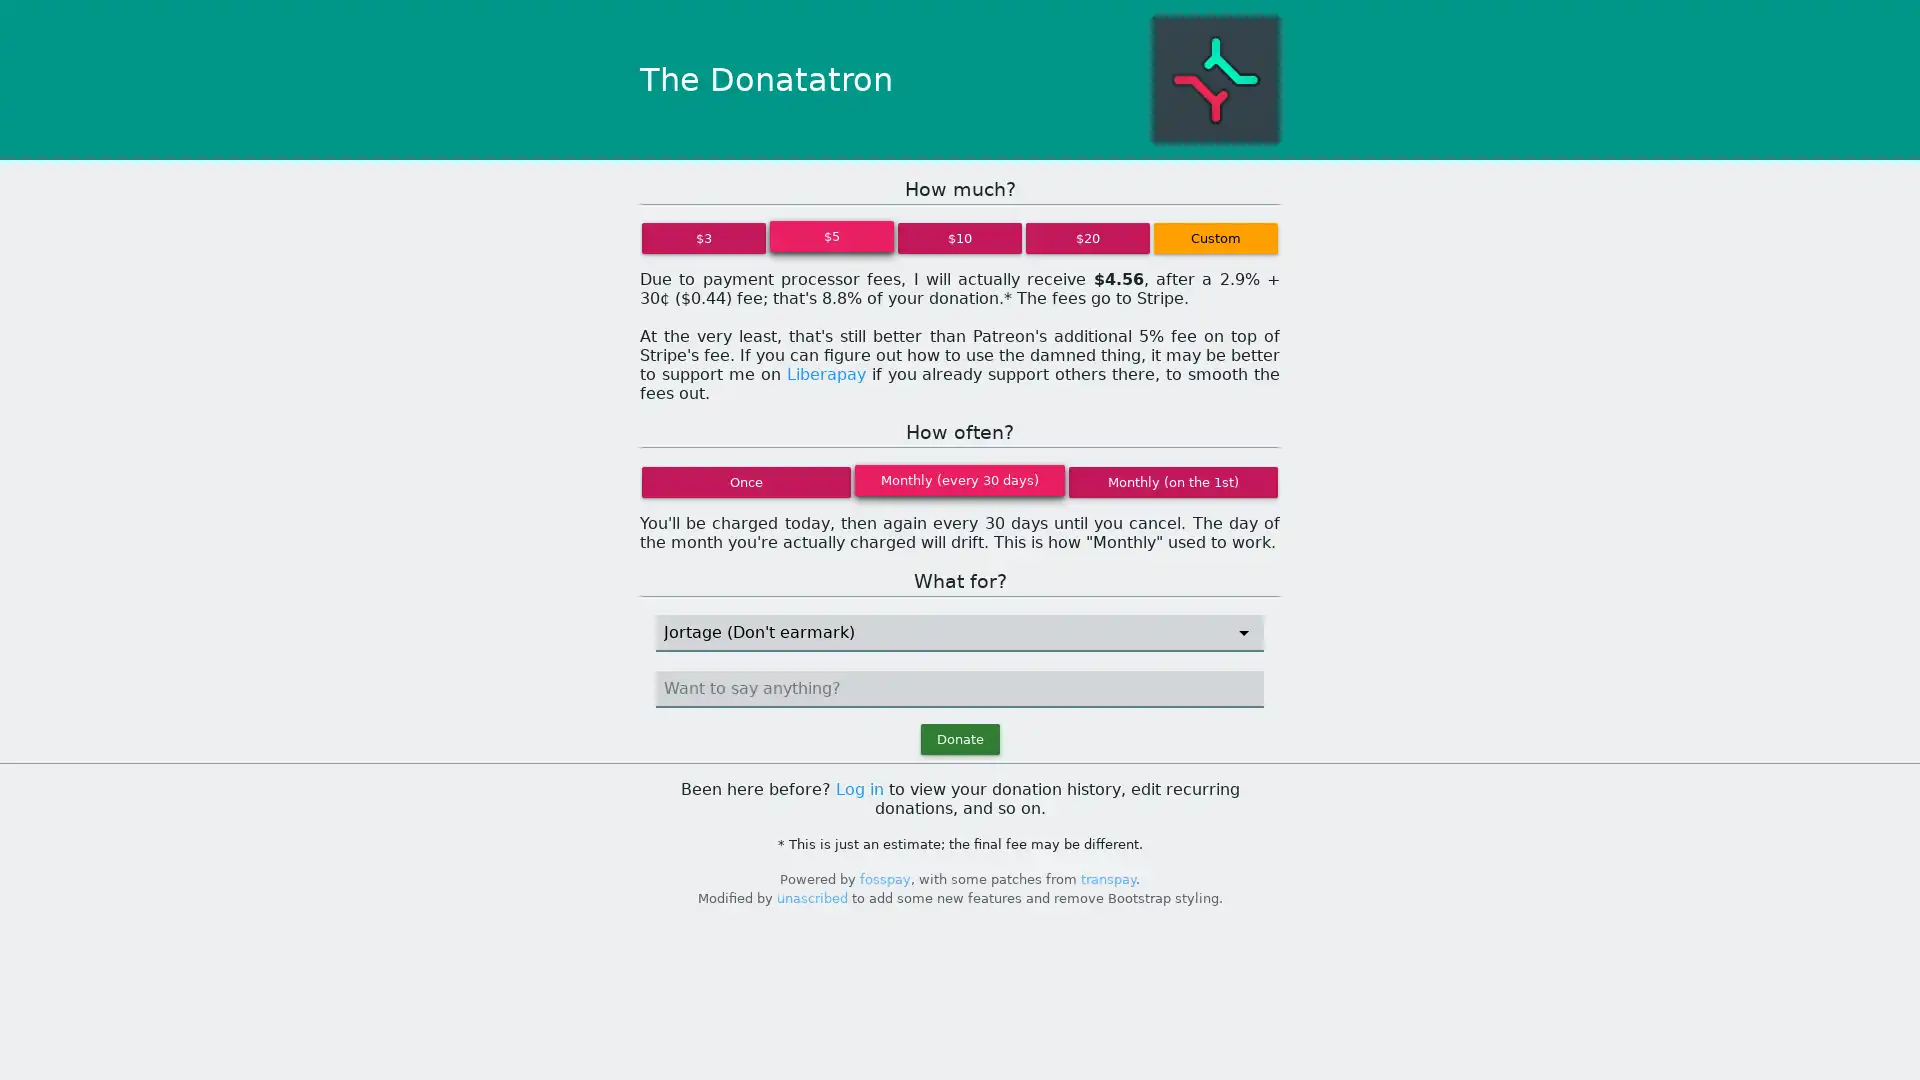 Image resolution: width=1920 pixels, height=1080 pixels. Describe the element at coordinates (958, 479) in the screenshot. I see `Monthly (every 30 days)` at that location.